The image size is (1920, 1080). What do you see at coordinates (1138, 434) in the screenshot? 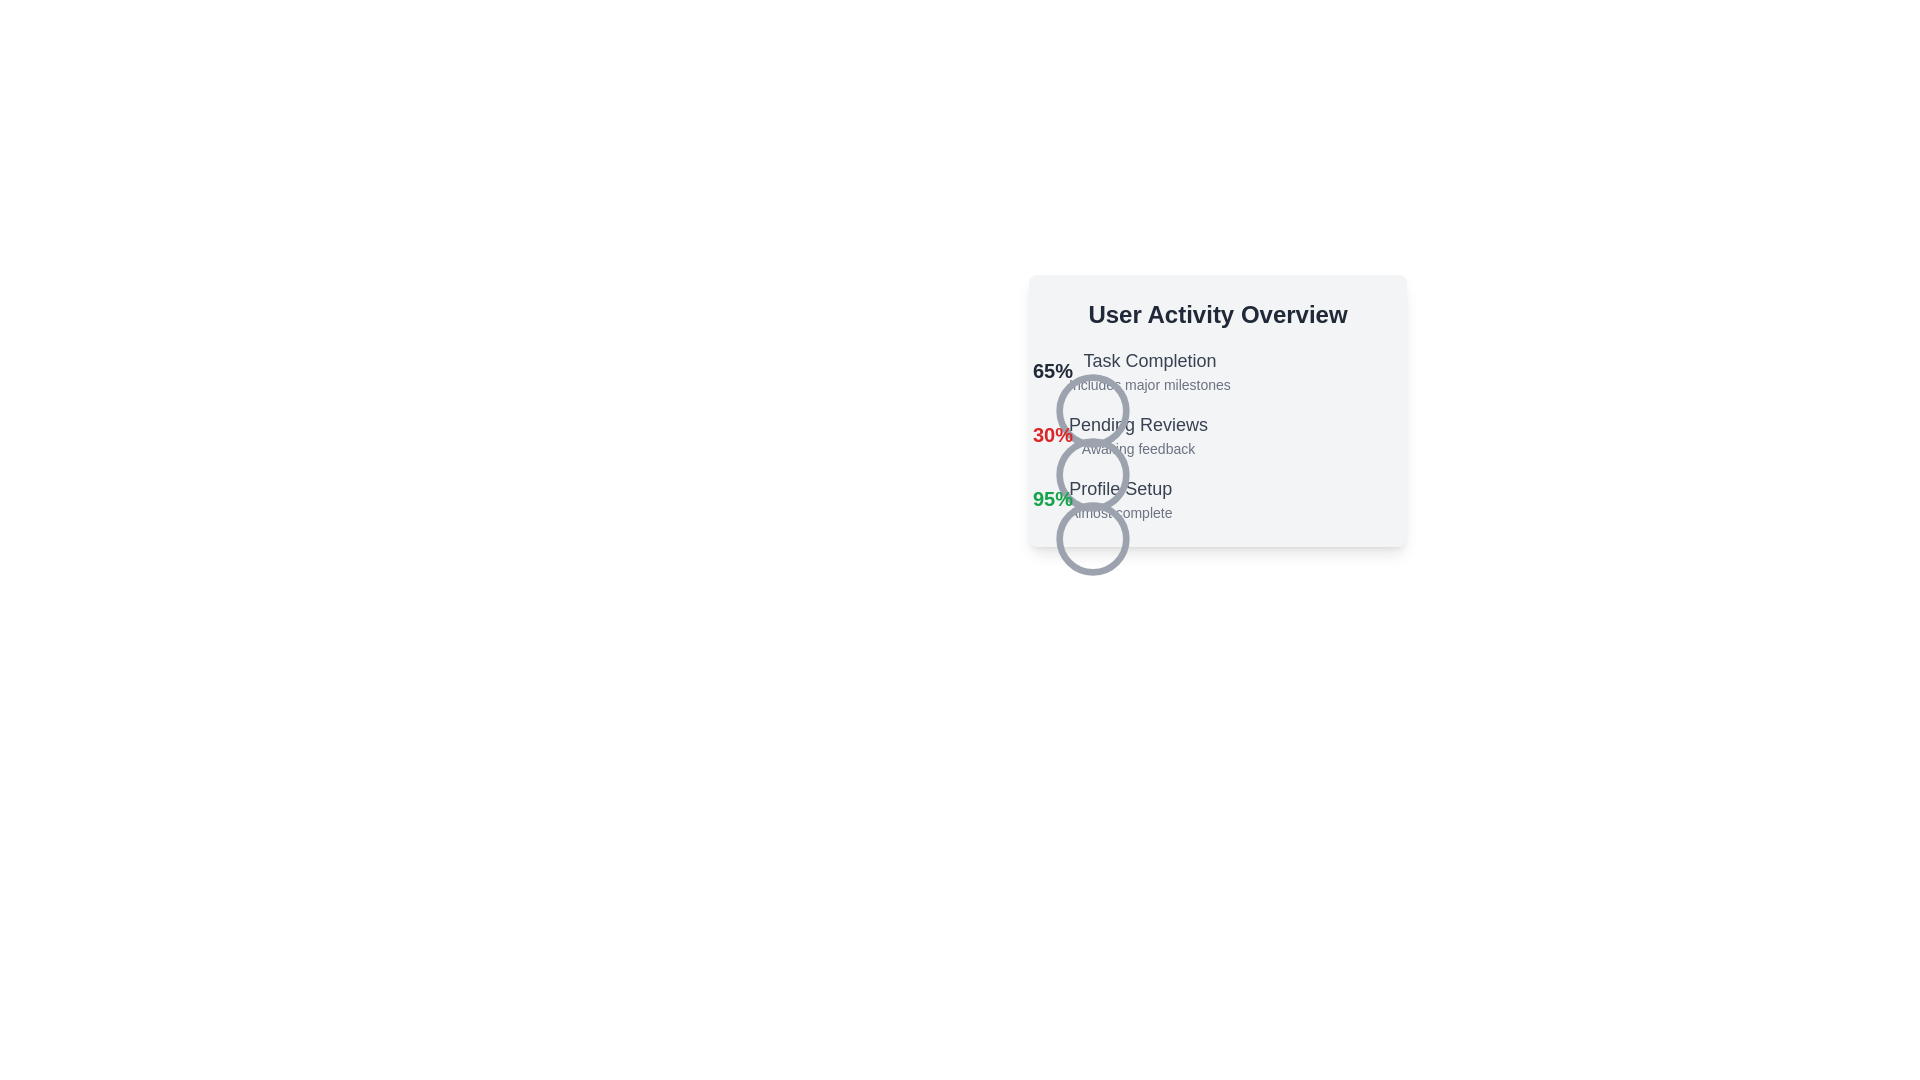
I see `the 'Pending Reviews' text block in the 'User Activity Overview' section, which displays 'Awaiting feedback' below it, styled in gray tones` at bounding box center [1138, 434].